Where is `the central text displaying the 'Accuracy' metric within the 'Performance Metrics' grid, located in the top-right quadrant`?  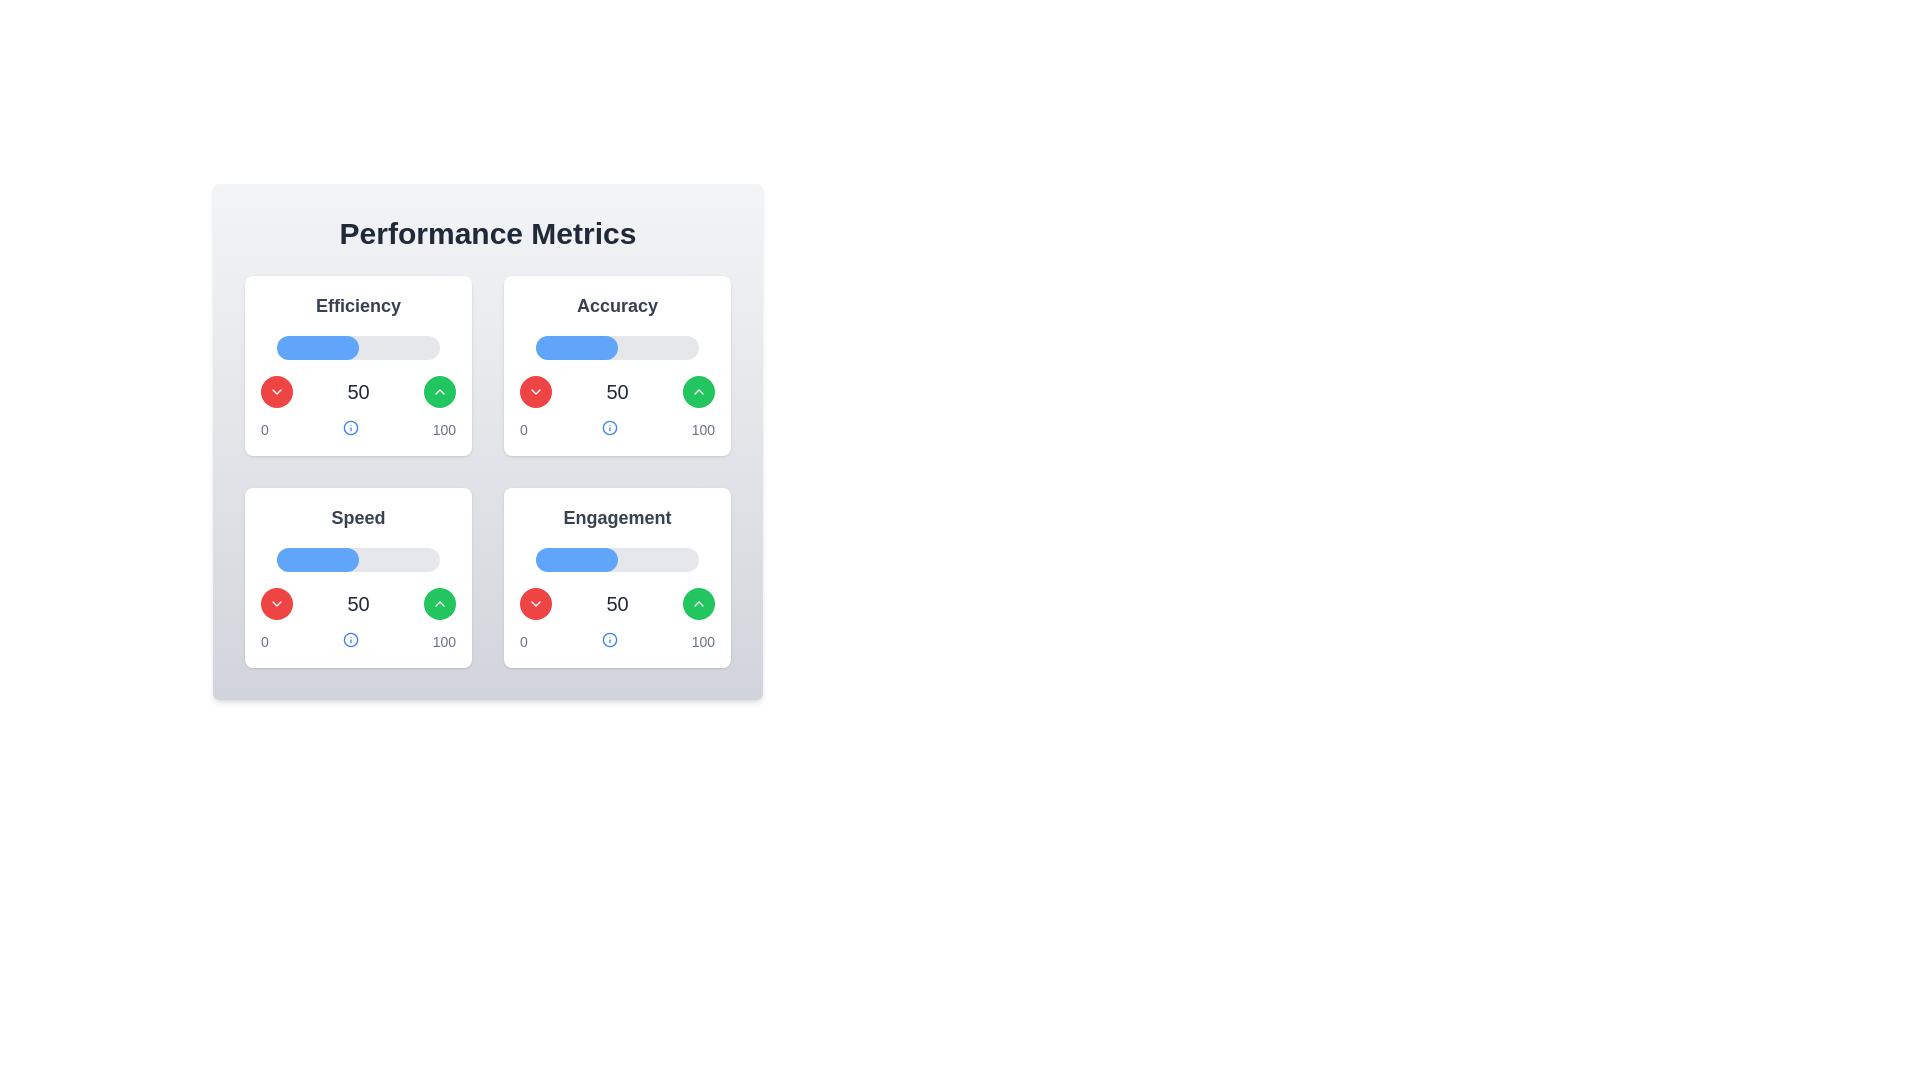
the central text displaying the 'Accuracy' metric within the 'Performance Metrics' grid, located in the top-right quadrant is located at coordinates (616, 392).